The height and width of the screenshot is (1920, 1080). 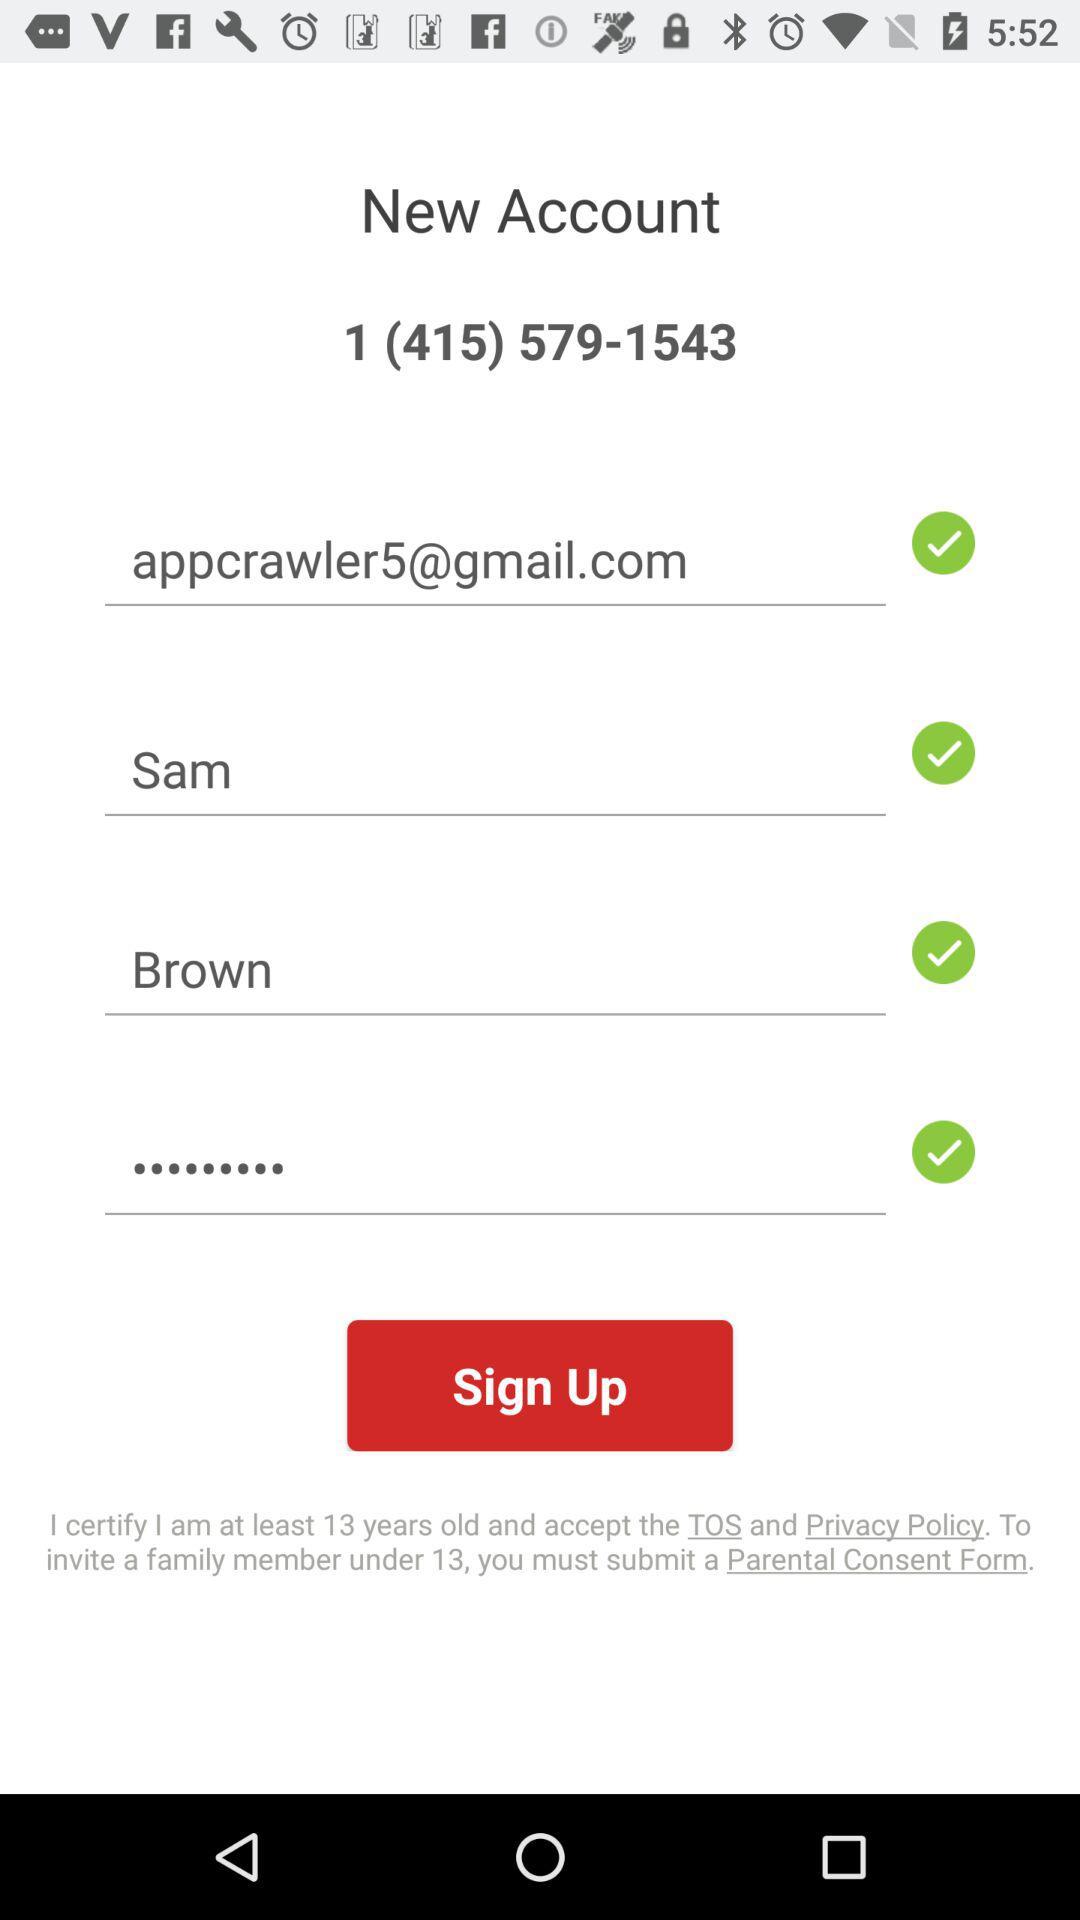 I want to click on appcrawler5@gmail.com, so click(x=495, y=558).